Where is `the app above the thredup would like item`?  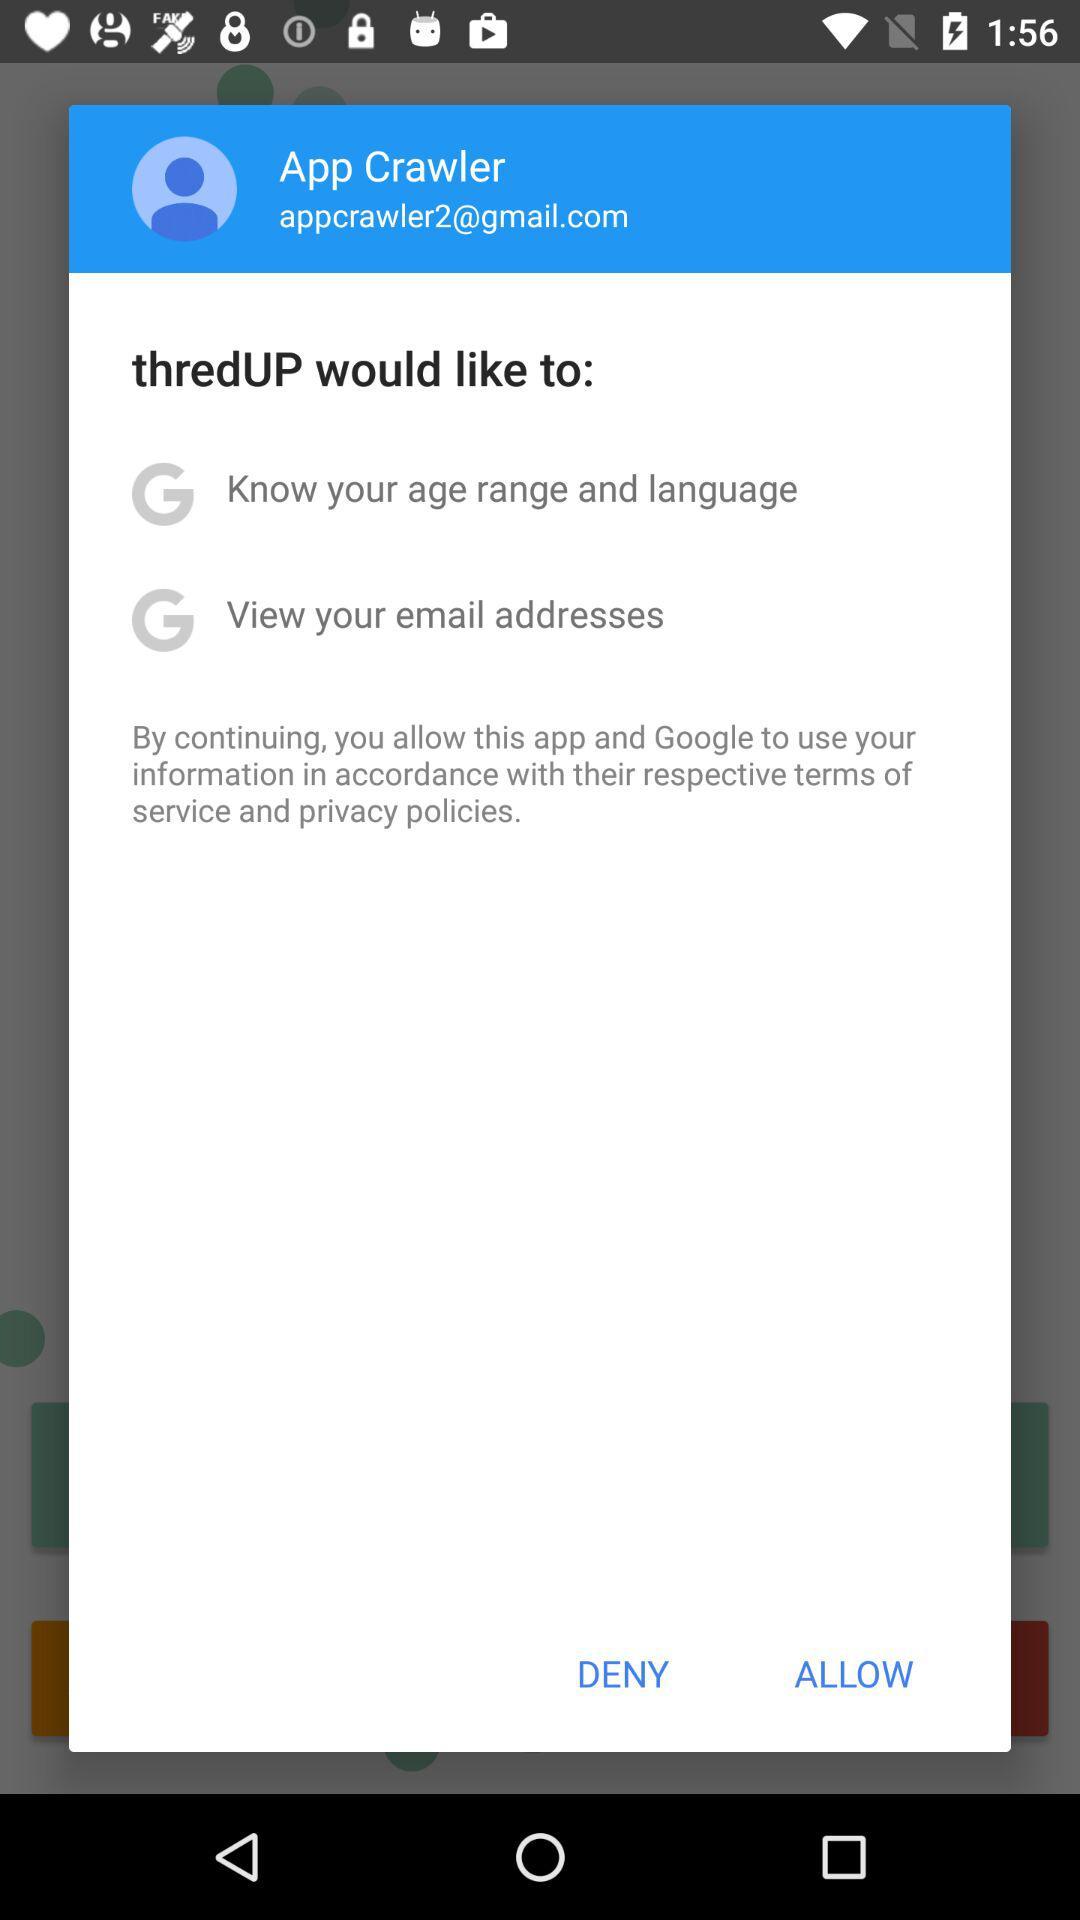
the app above the thredup would like item is located at coordinates (454, 214).